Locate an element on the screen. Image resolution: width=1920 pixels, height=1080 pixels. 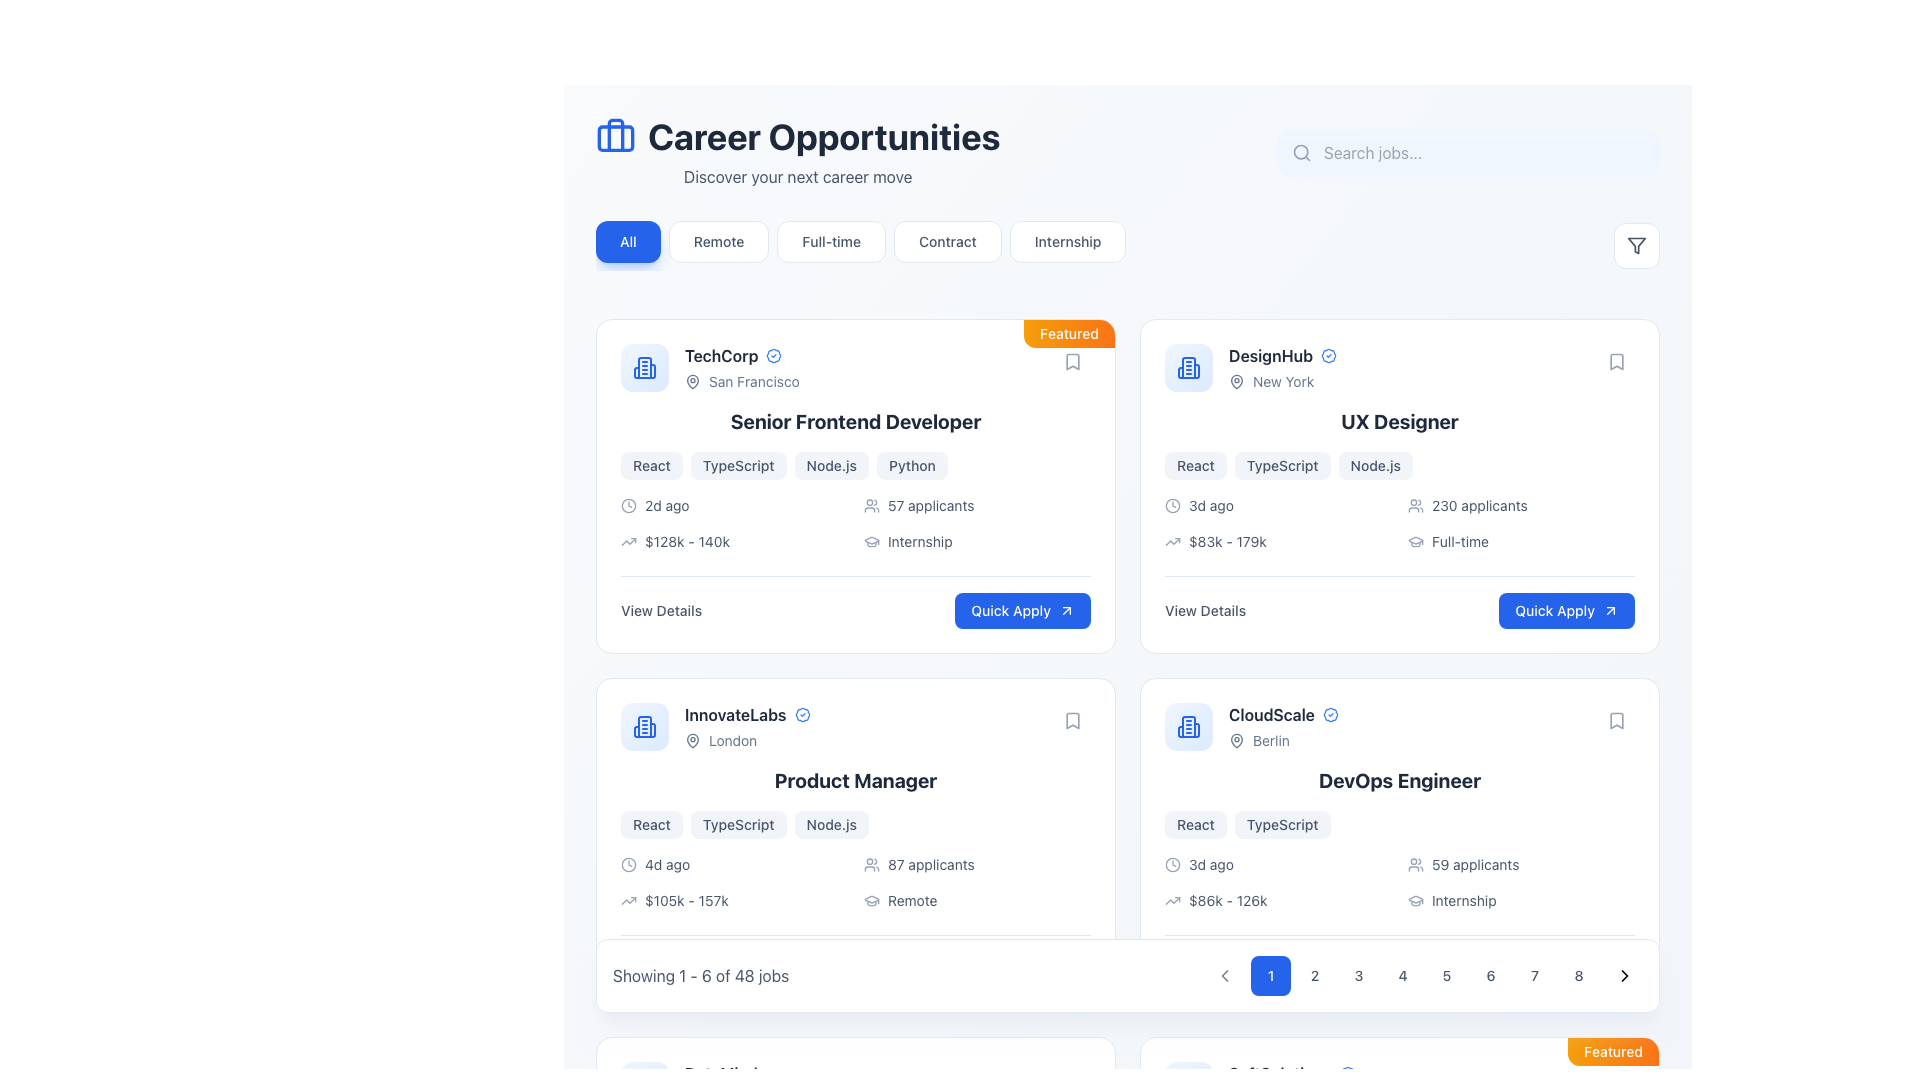
the SVG Circle at the center of the clock icon in the job card for 'InnovateLabs' is located at coordinates (627, 863).